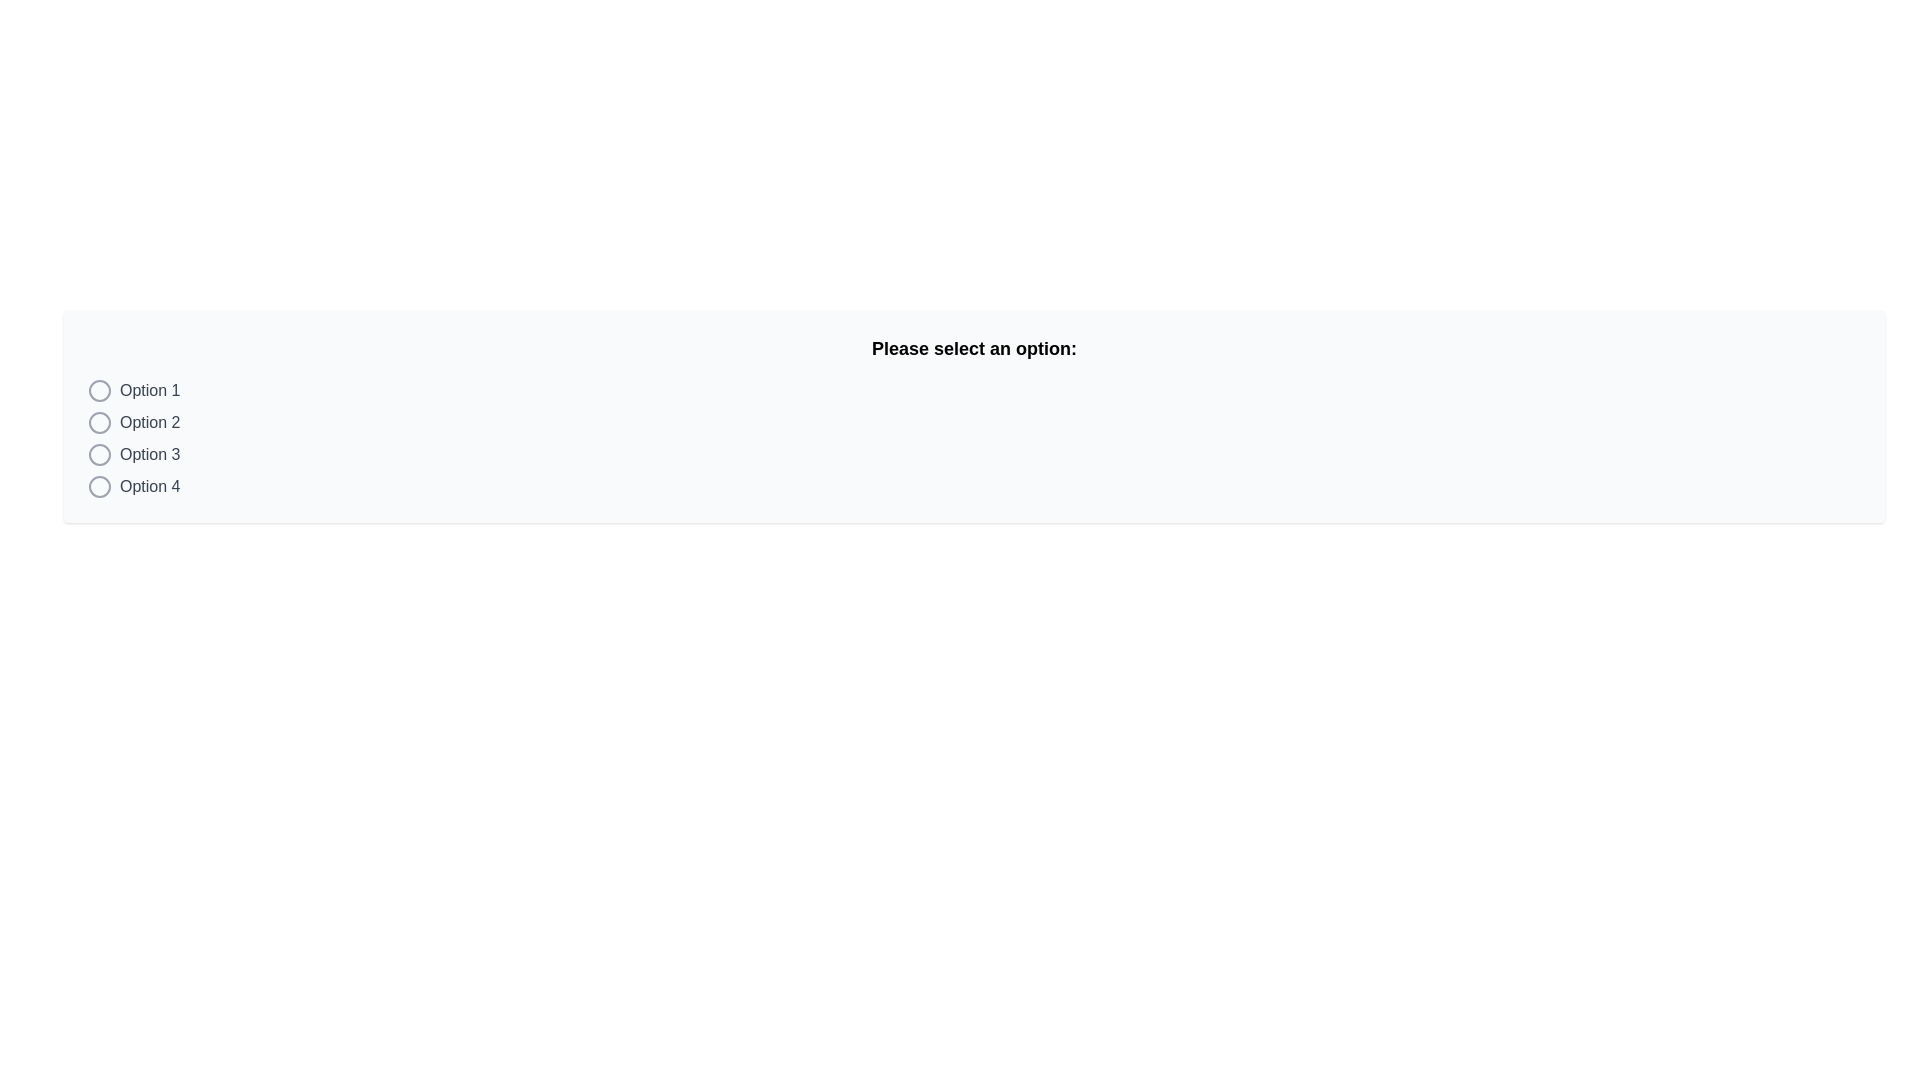 The height and width of the screenshot is (1080, 1920). What do you see at coordinates (99, 455) in the screenshot?
I see `the radio button component located beside the label 'Option 3'` at bounding box center [99, 455].